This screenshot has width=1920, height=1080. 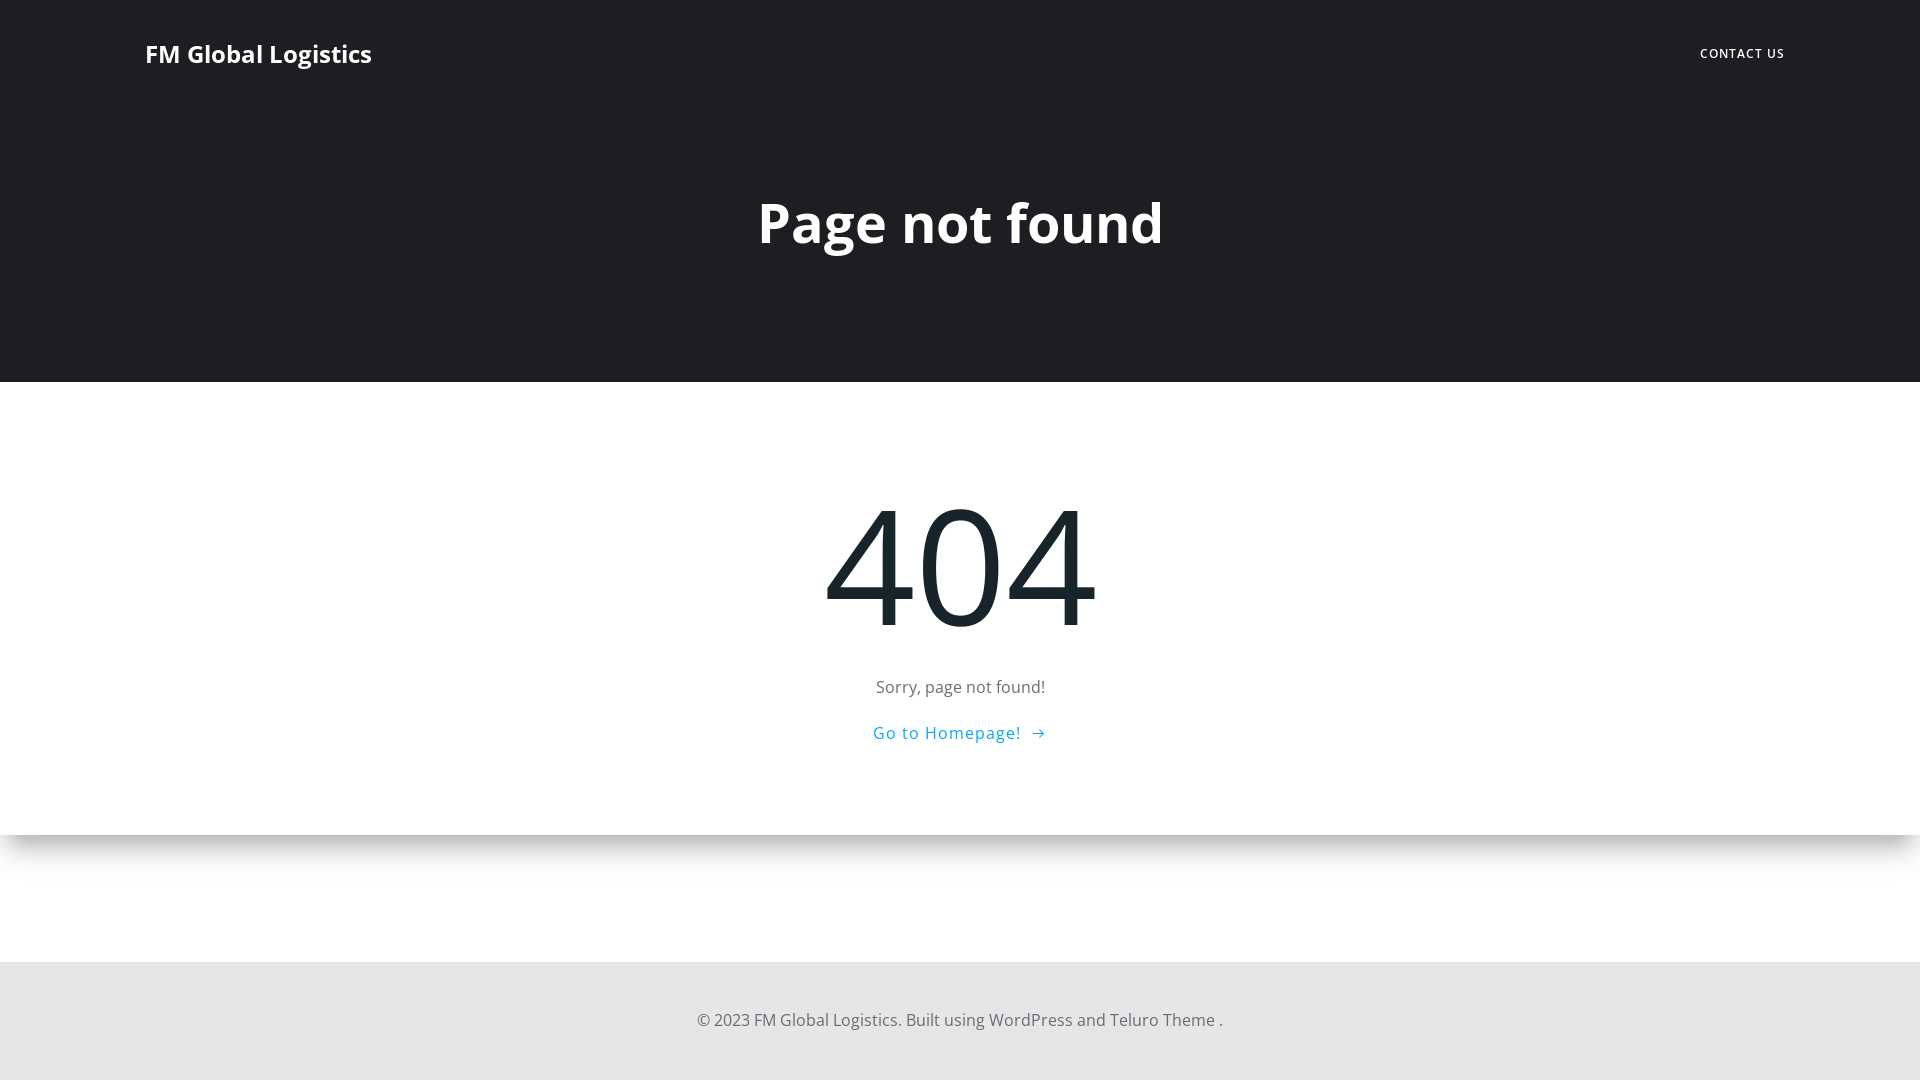 I want to click on 'FM Global Logistics', so click(x=257, y=53).